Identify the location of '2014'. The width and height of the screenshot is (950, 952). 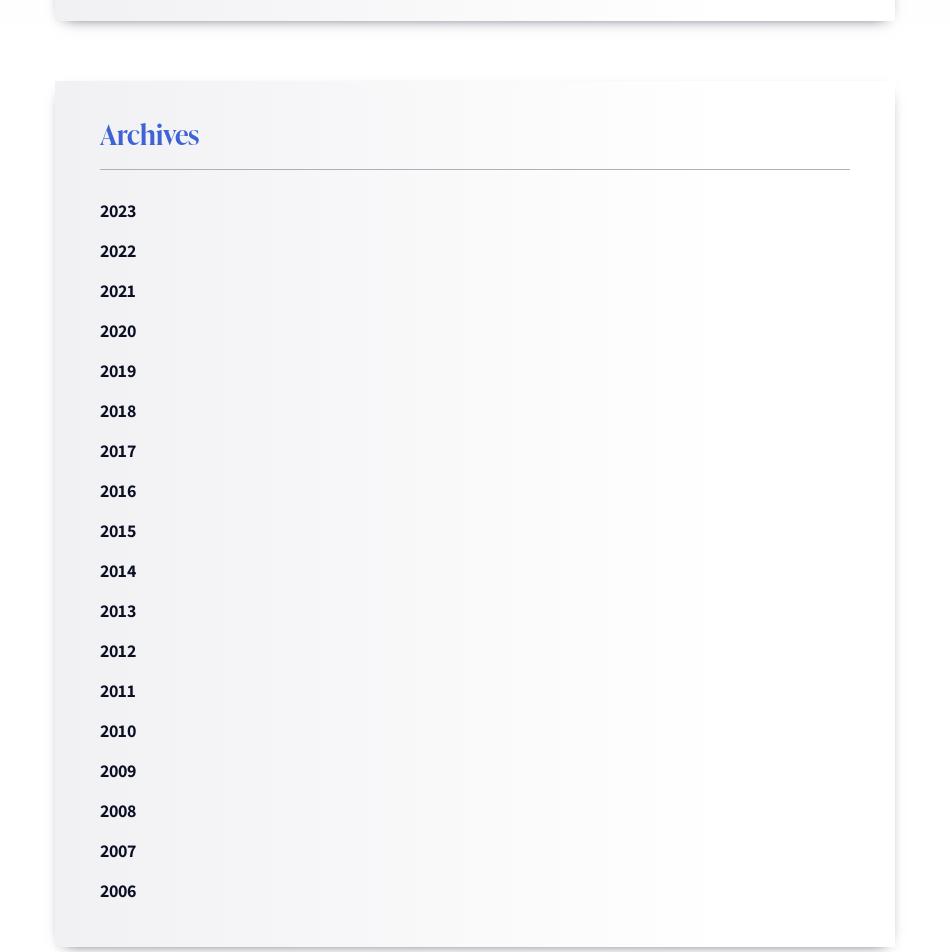
(117, 570).